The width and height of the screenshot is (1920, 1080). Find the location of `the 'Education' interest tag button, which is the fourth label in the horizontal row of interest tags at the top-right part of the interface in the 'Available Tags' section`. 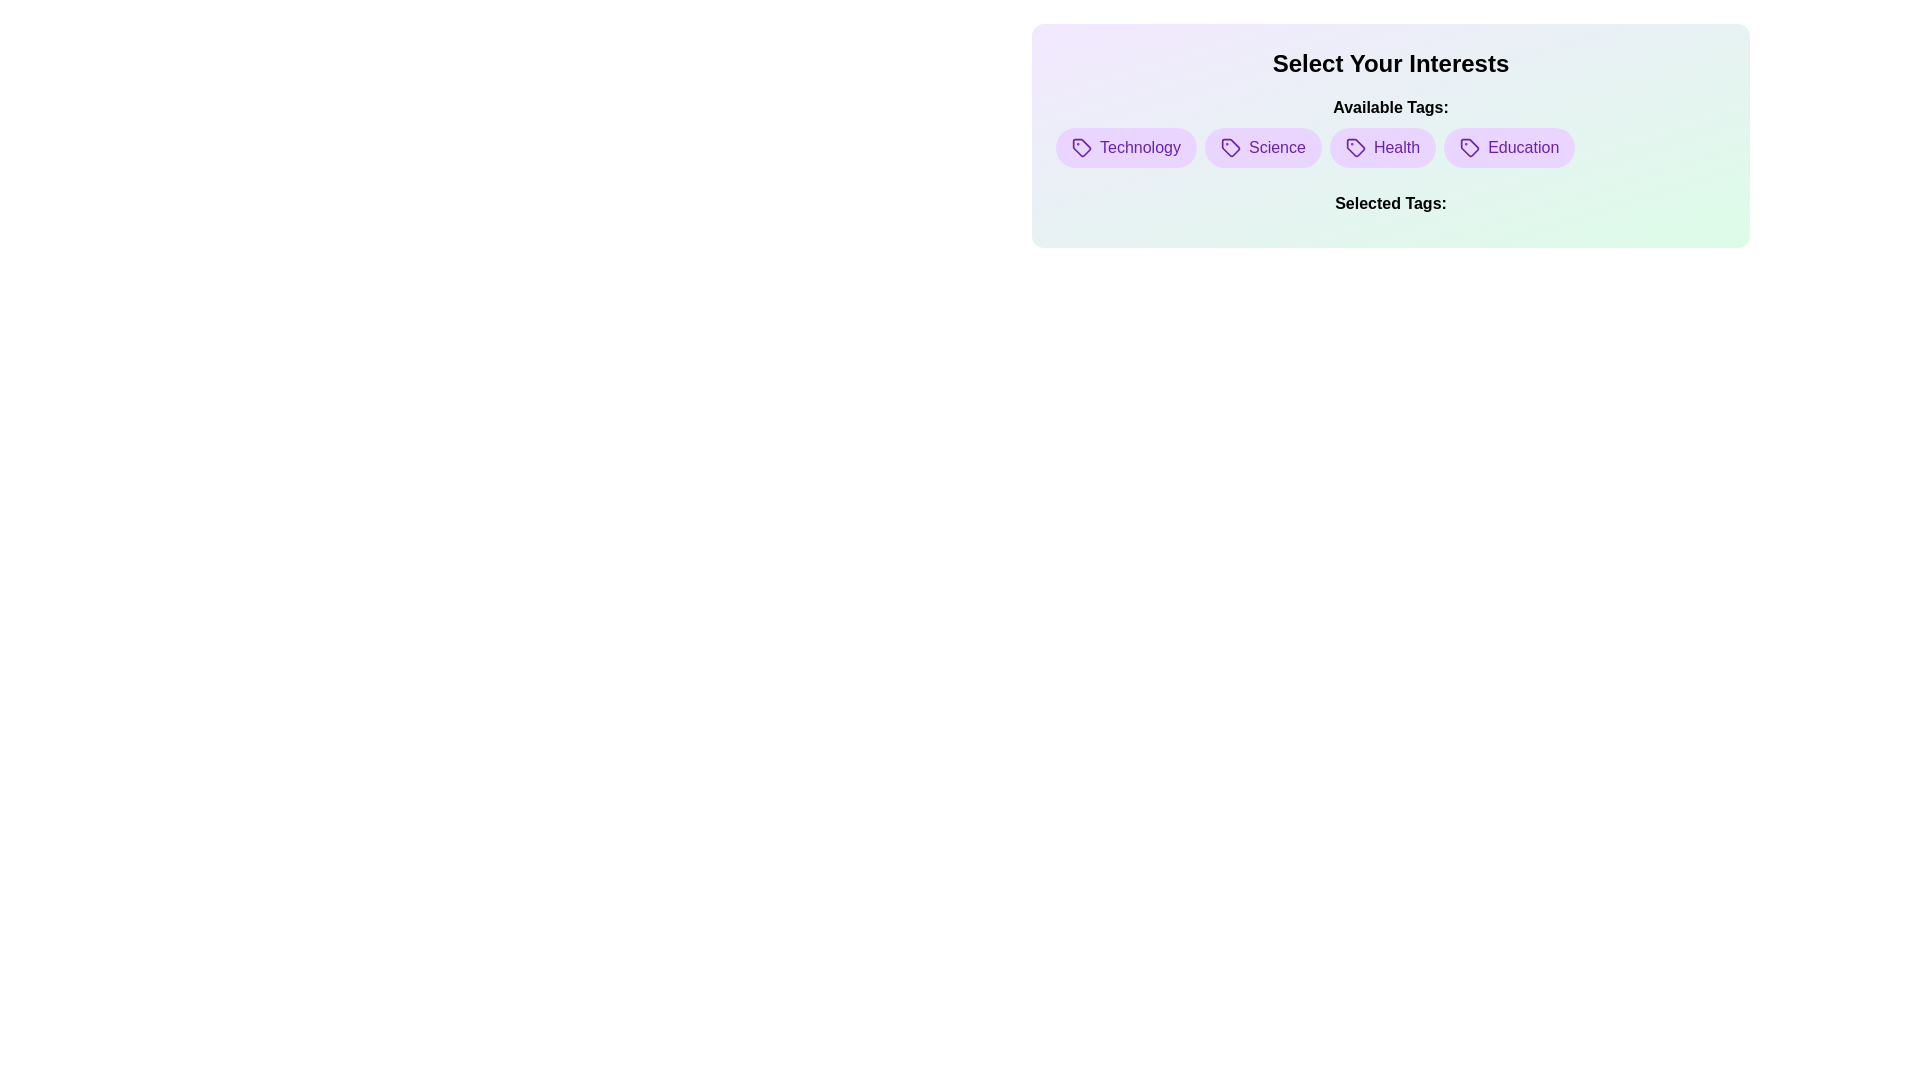

the 'Education' interest tag button, which is the fourth label in the horizontal row of interest tags at the top-right part of the interface in the 'Available Tags' section is located at coordinates (1509, 146).